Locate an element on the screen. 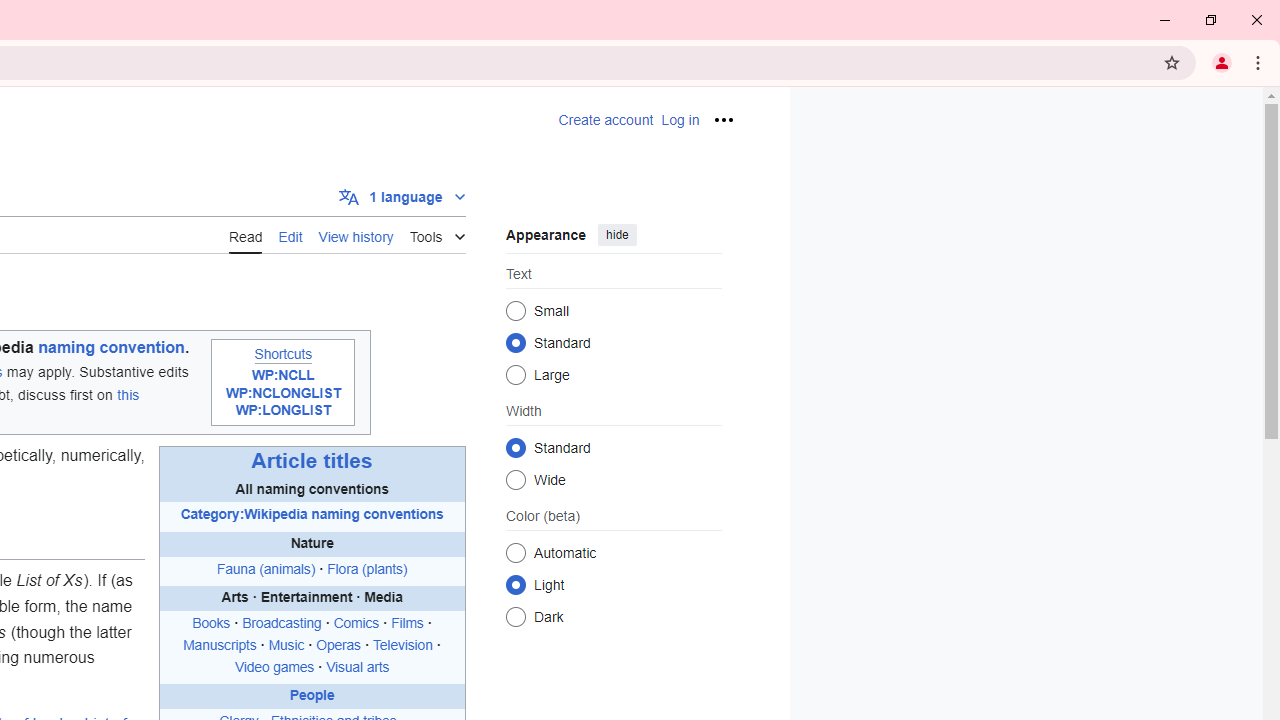 The width and height of the screenshot is (1280, 720). 'AutomationID: pt-login-2' is located at coordinates (680, 120).